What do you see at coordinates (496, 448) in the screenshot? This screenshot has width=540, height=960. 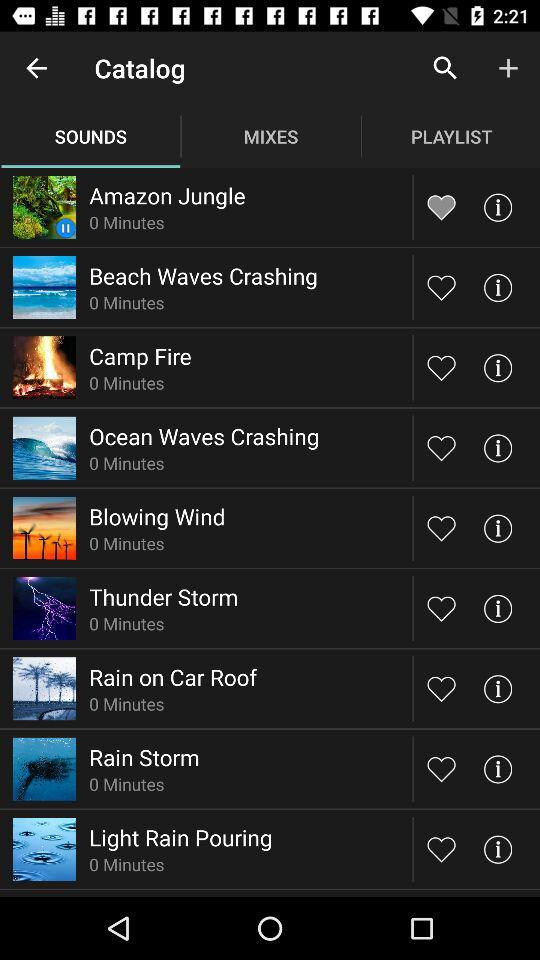 I see `information` at bounding box center [496, 448].